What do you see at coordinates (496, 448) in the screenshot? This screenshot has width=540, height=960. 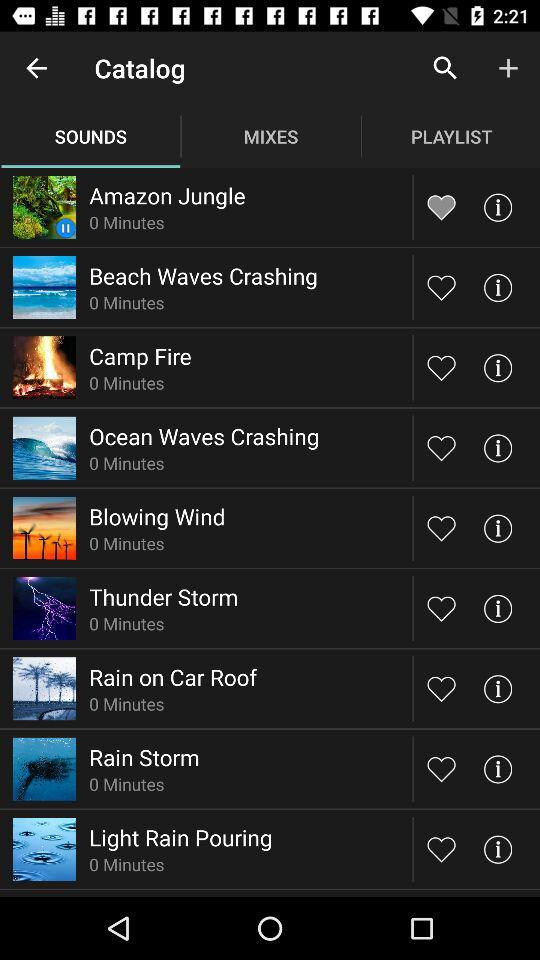 I see `information` at bounding box center [496, 448].